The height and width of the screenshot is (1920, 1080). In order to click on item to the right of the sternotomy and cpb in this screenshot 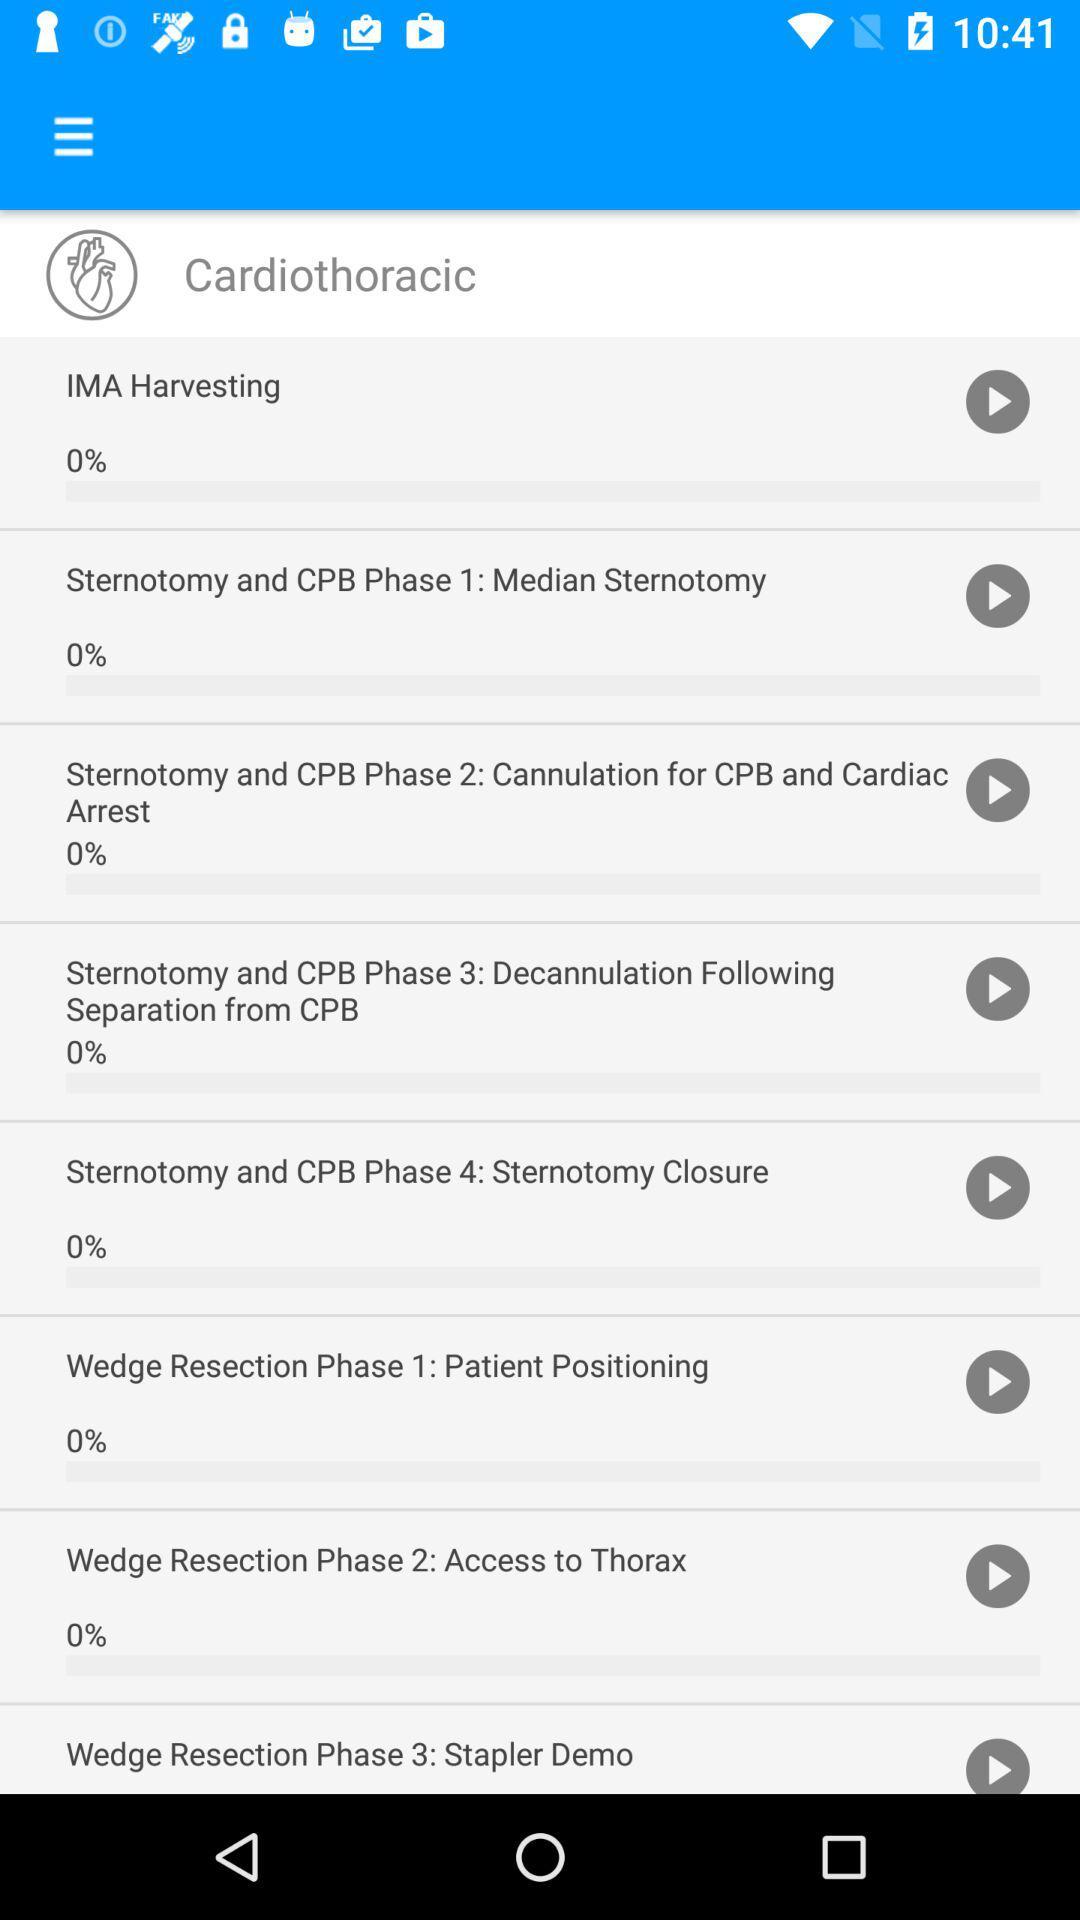, I will do `click(997, 787)`.